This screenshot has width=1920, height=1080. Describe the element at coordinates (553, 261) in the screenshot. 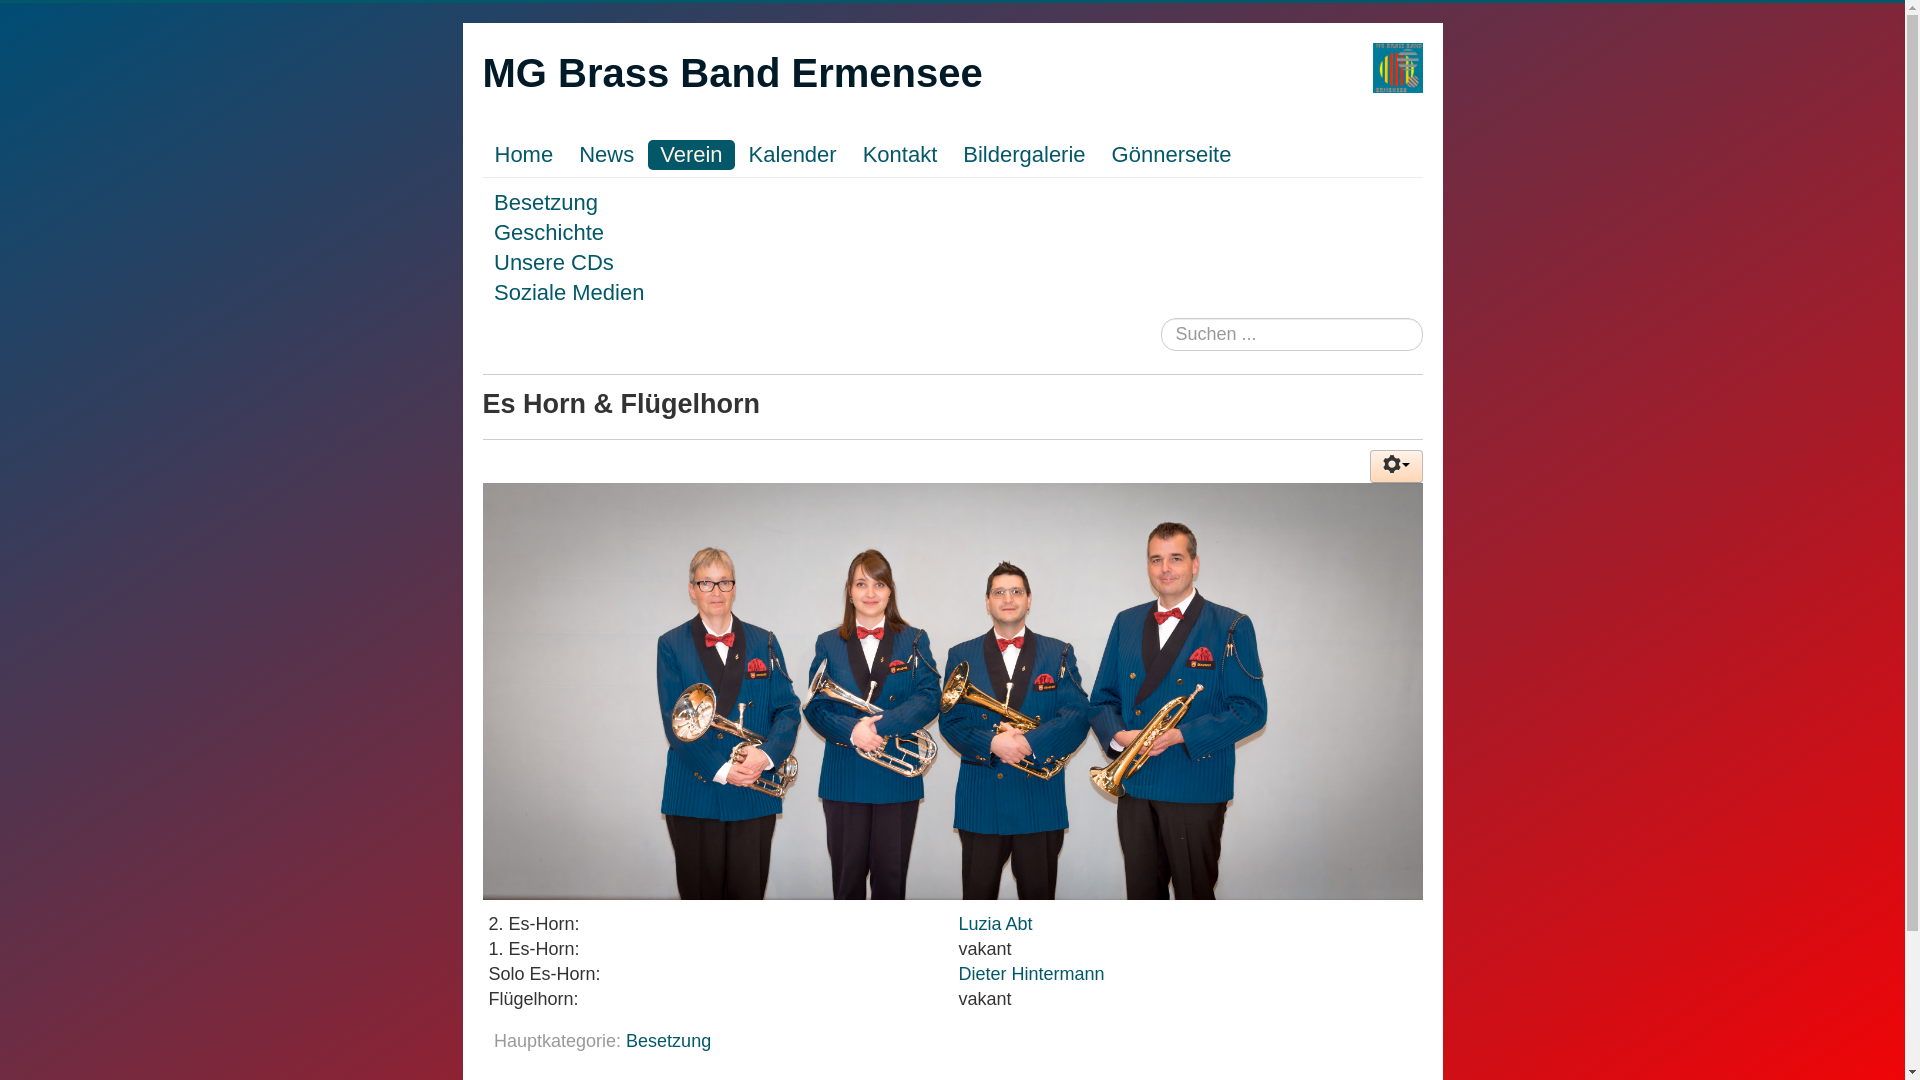

I see `'Unsere CDs'` at that location.